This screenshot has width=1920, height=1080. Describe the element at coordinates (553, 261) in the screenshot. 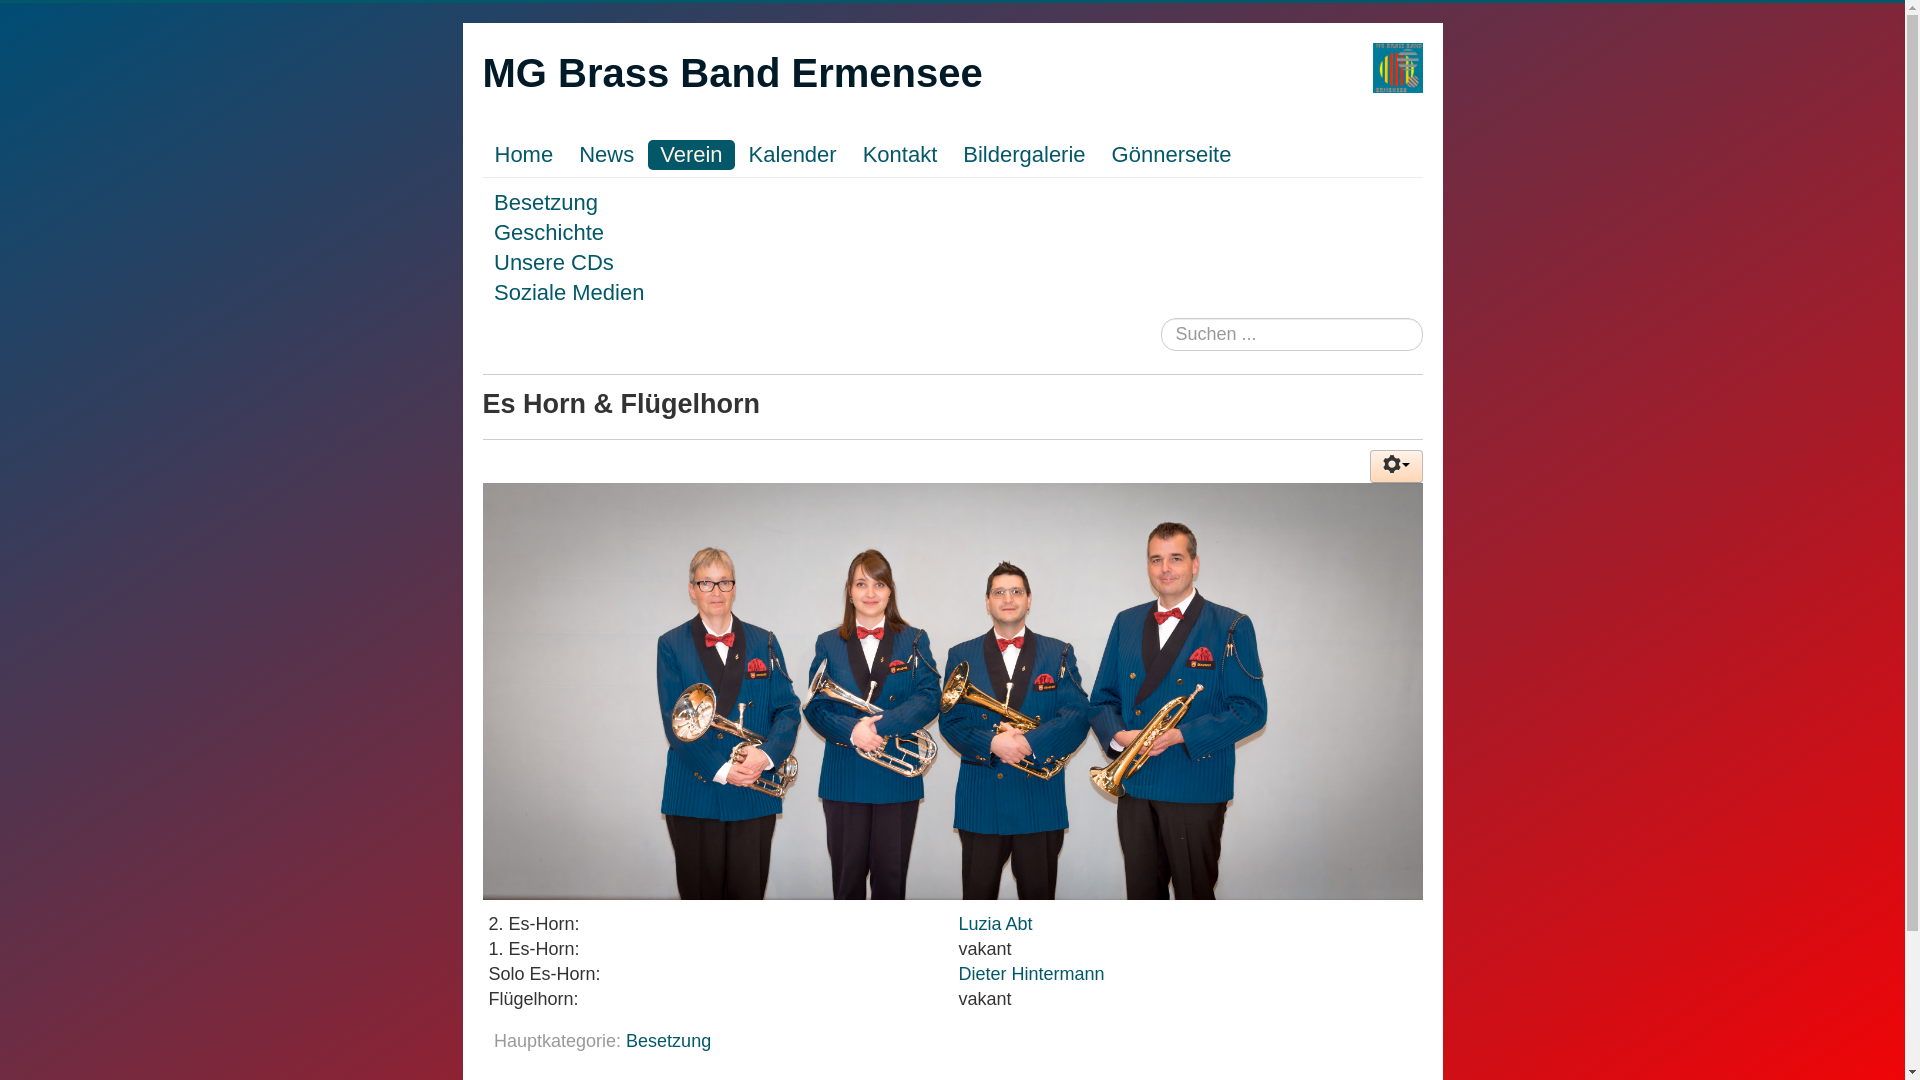

I see `'Unsere CDs'` at that location.